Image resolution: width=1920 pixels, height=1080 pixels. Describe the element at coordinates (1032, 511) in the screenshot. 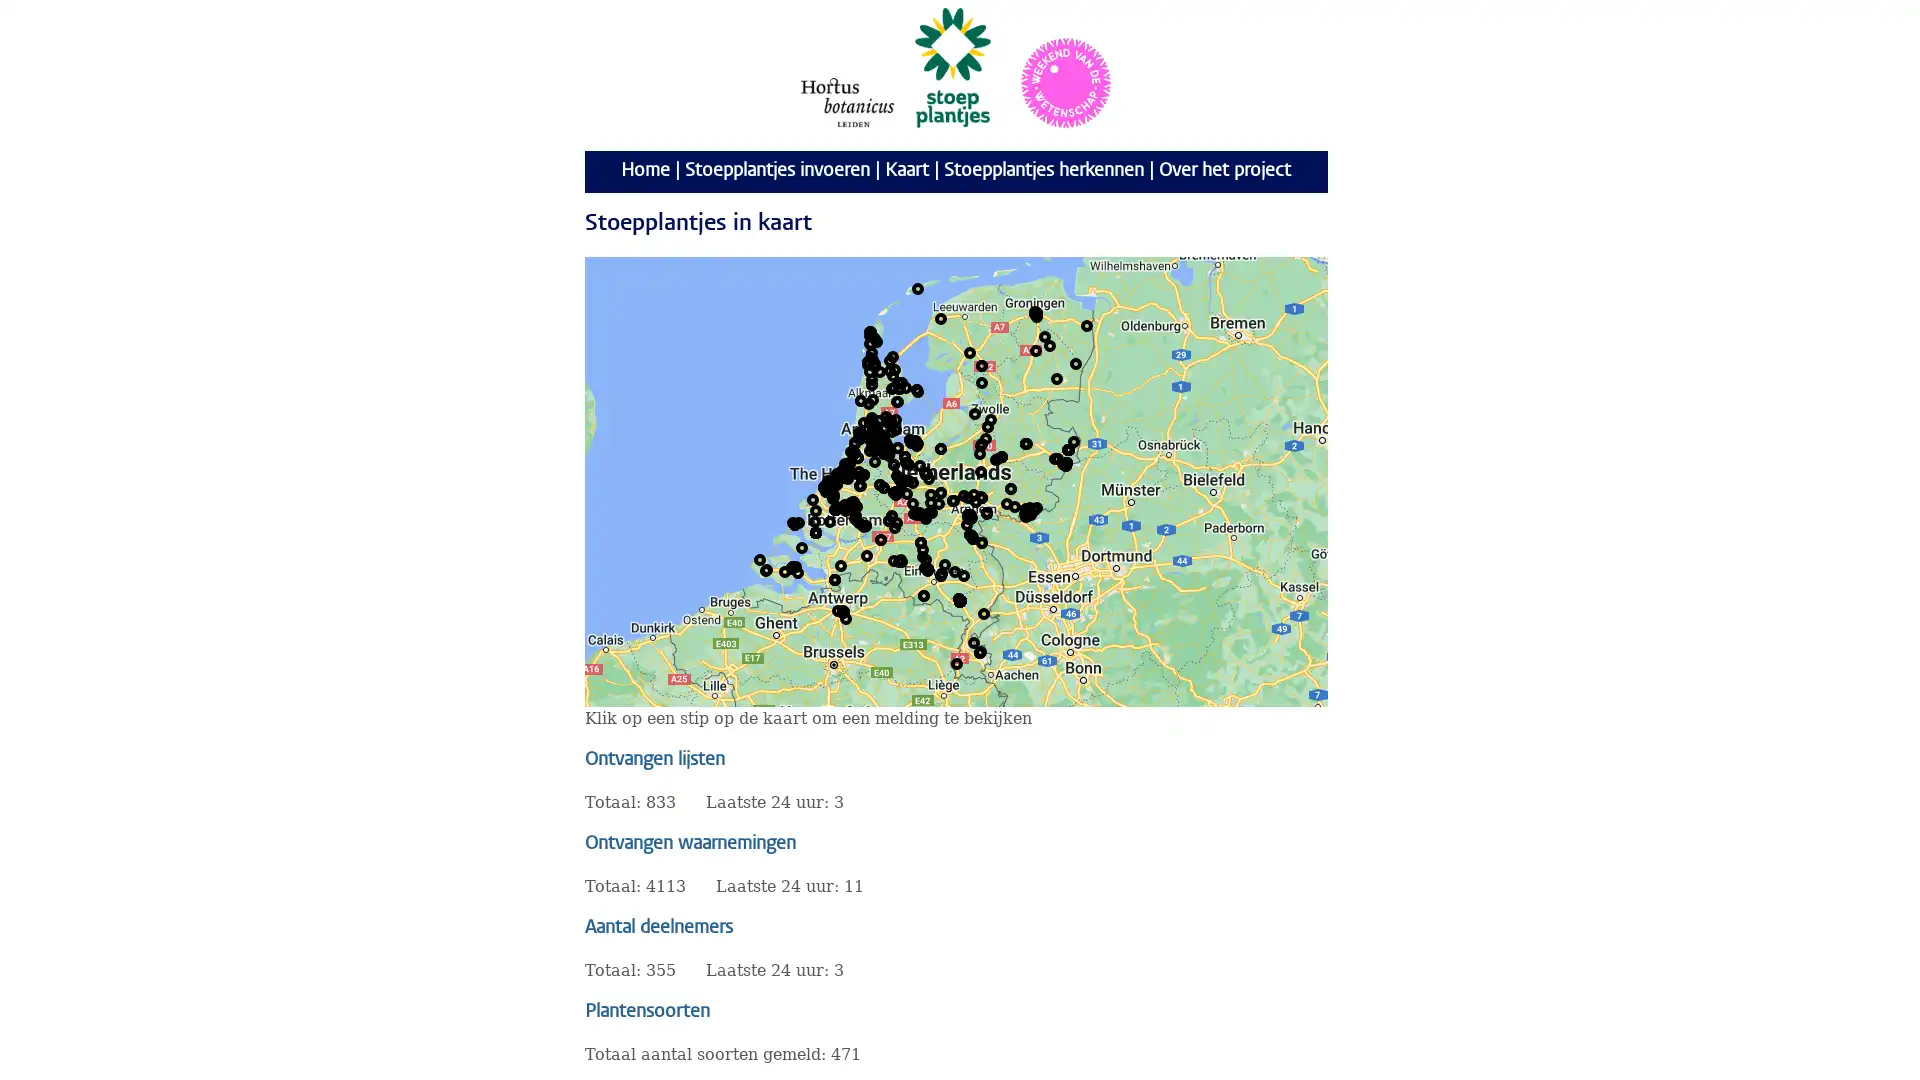

I see `Telling van op 10 mei 2022` at that location.